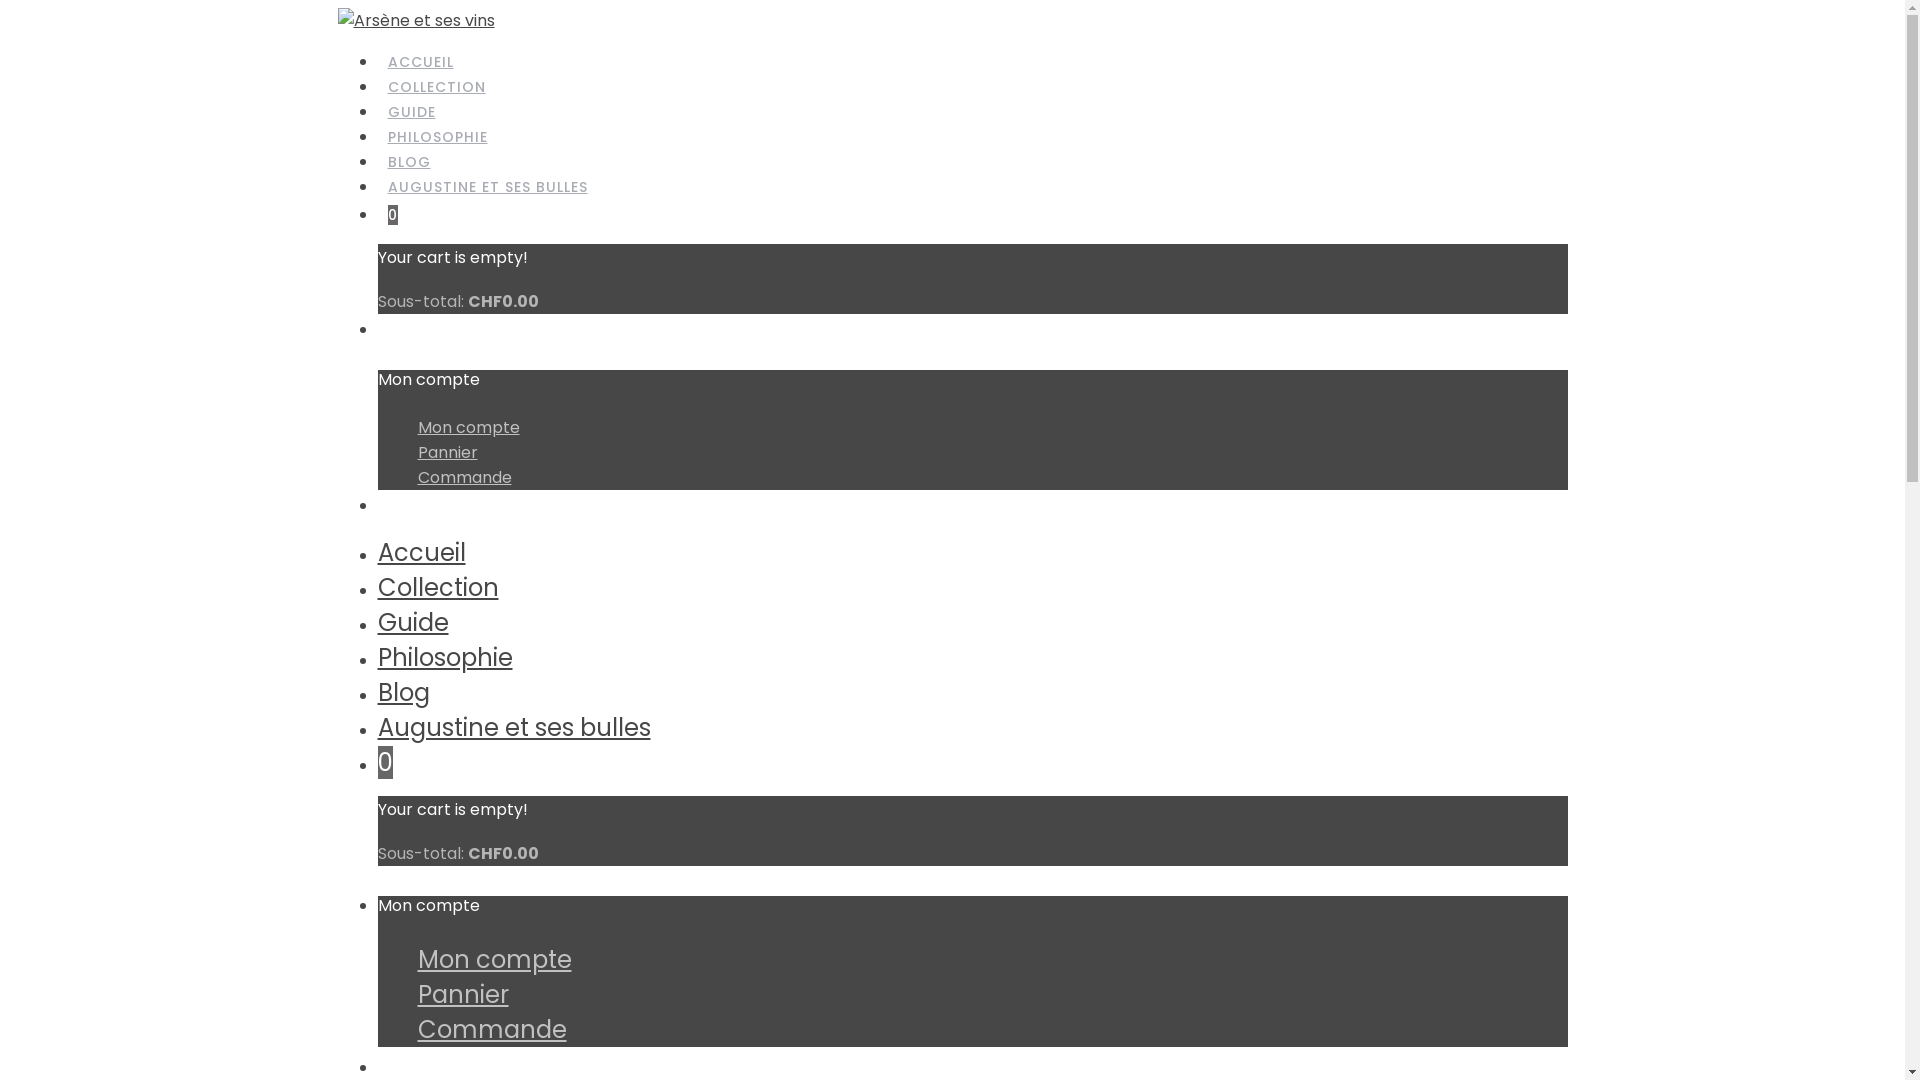  Describe the element at coordinates (435, 87) in the screenshot. I see `'COLLECTION'` at that location.